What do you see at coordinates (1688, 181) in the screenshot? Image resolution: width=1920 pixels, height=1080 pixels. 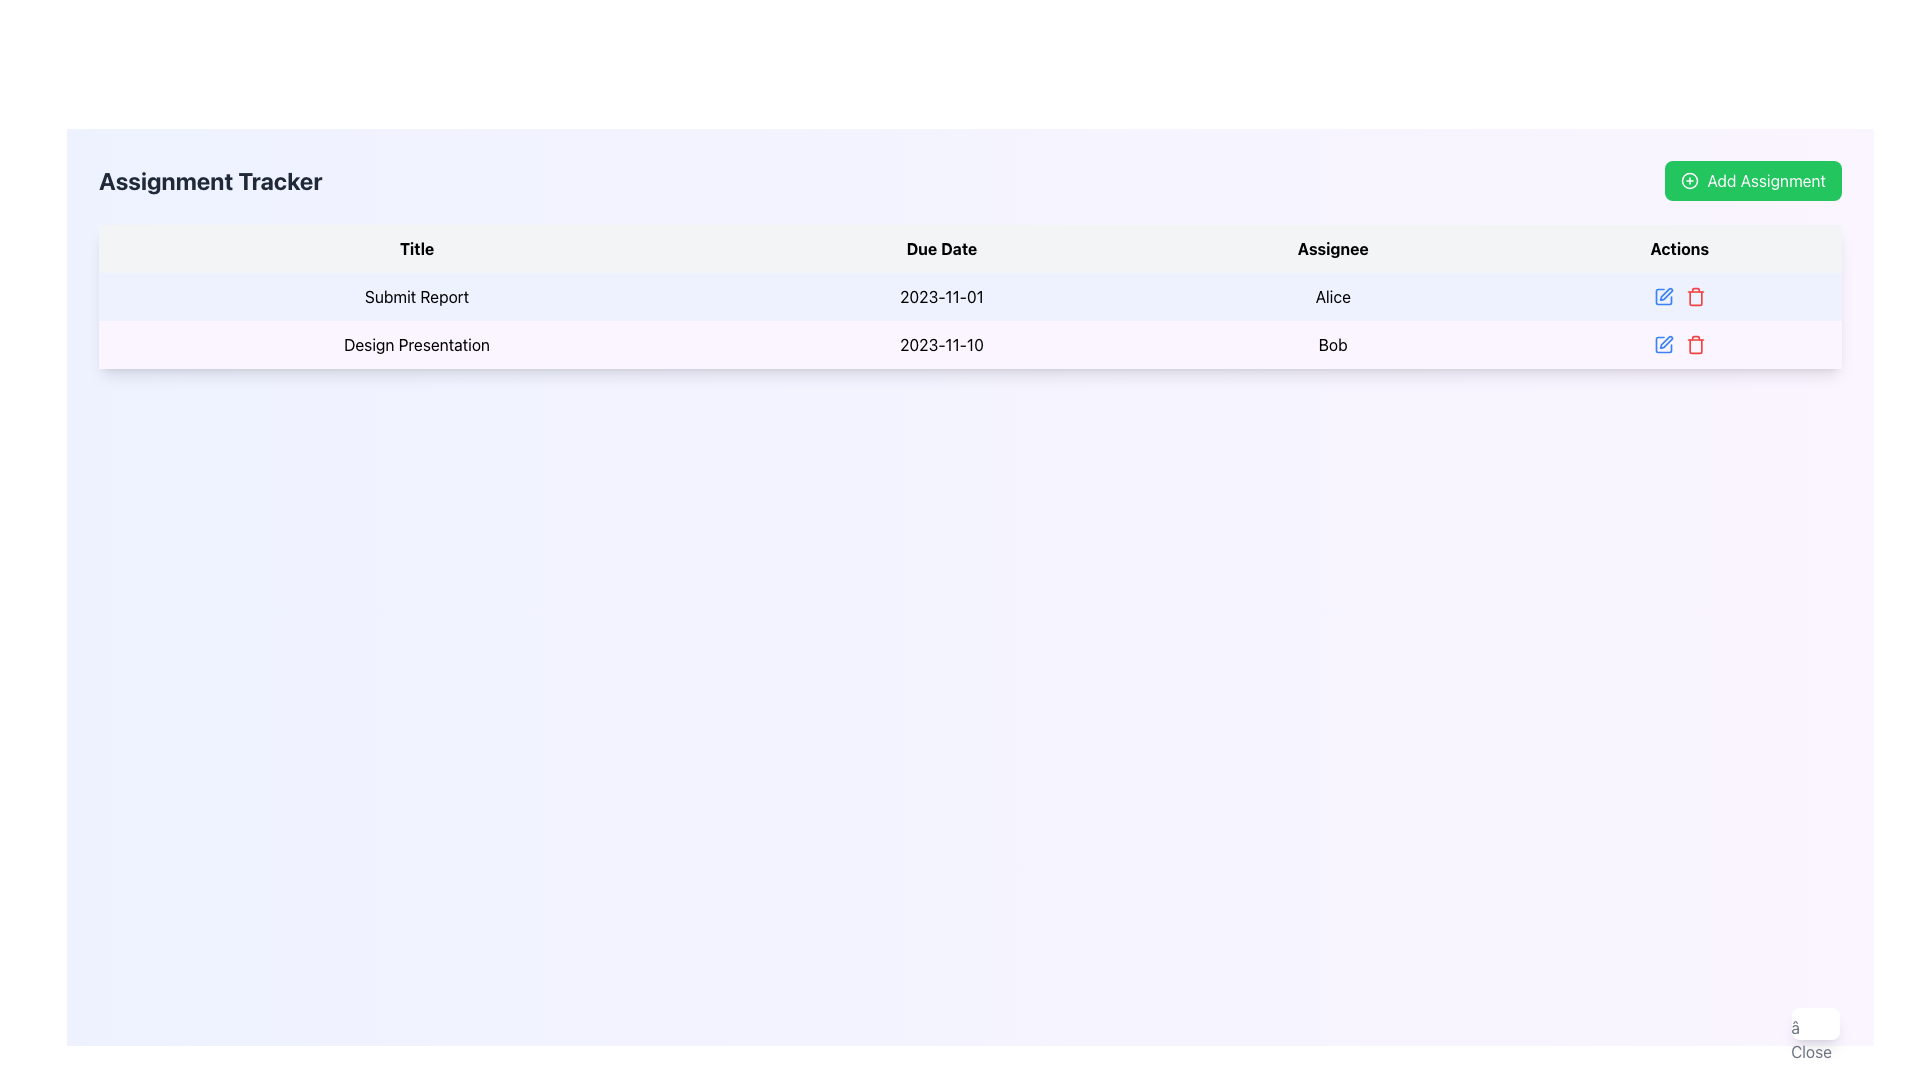 I see `the circular outline of the SVG icon representing a plus symbol within the 'Add Assignment' button located at the top-right corner of the interface` at bounding box center [1688, 181].